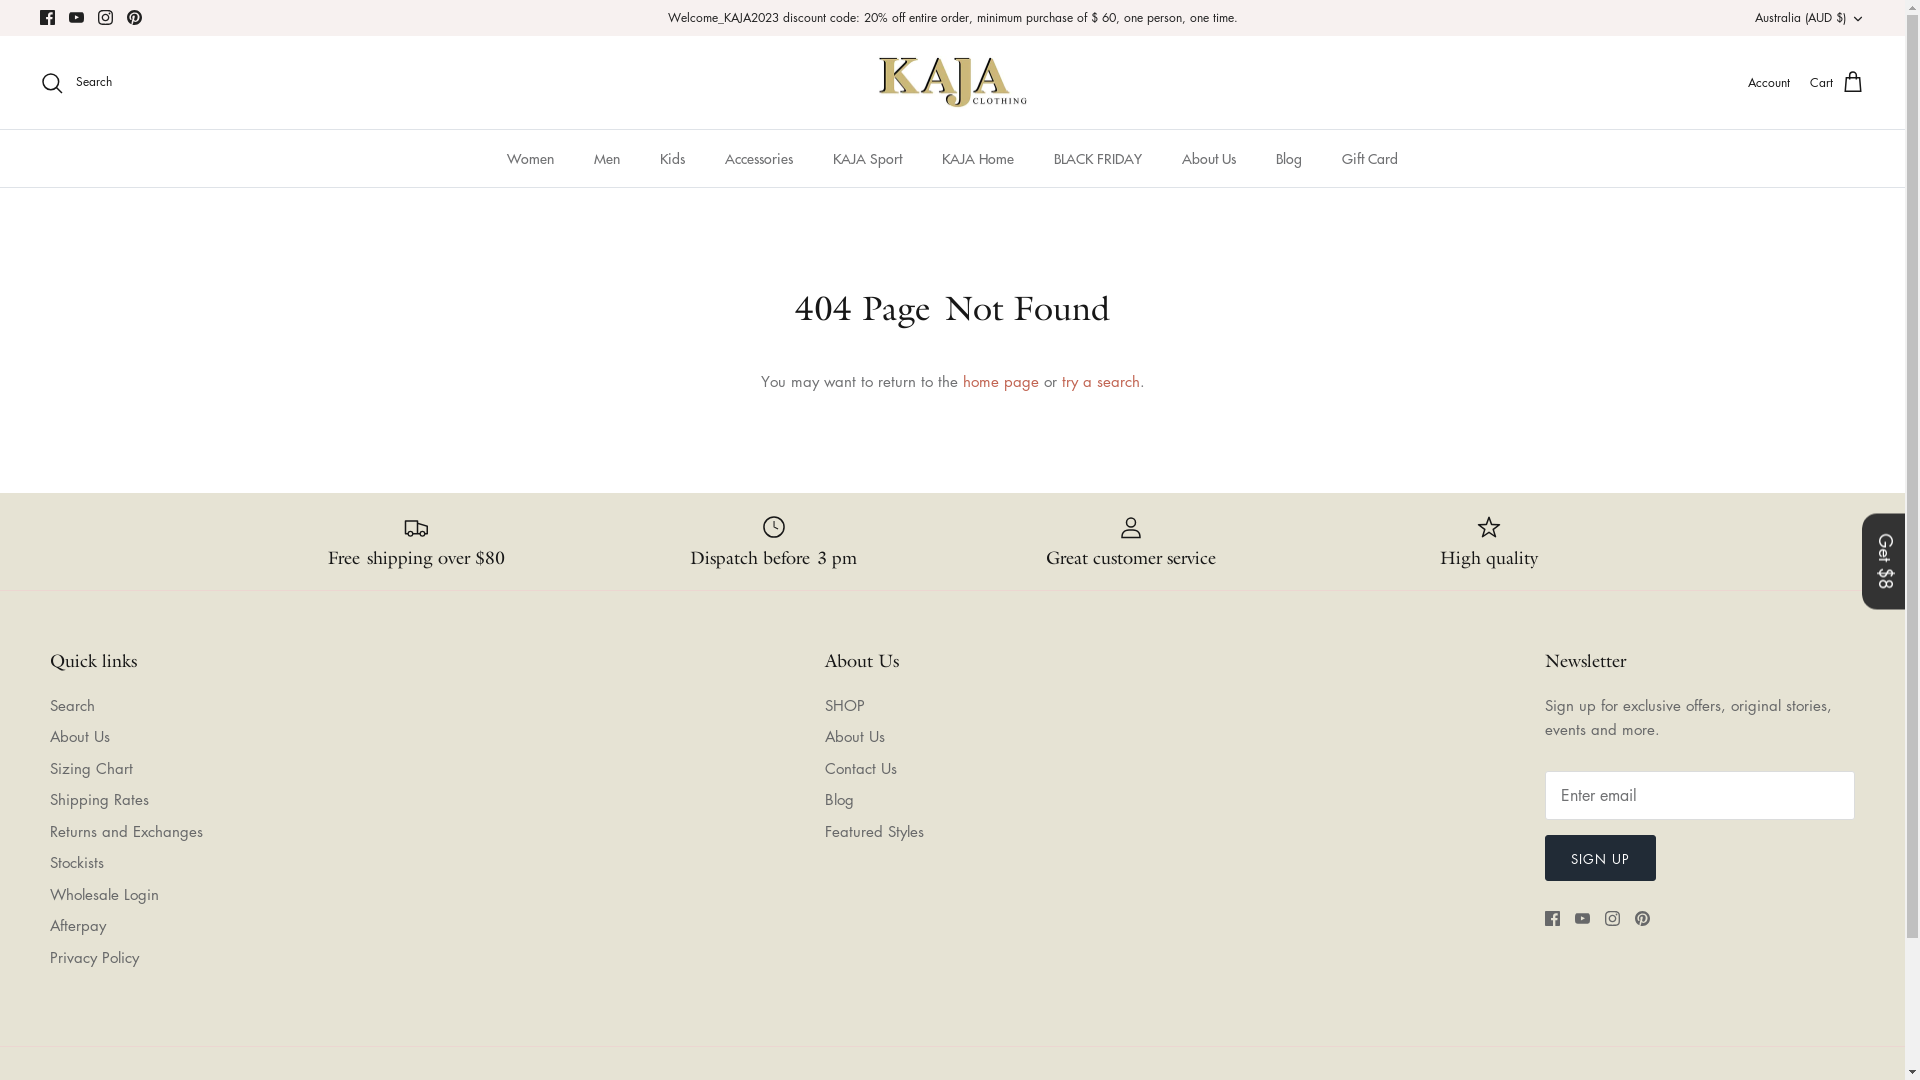 The width and height of the screenshot is (1920, 1080). What do you see at coordinates (1769, 81) in the screenshot?
I see `'Account'` at bounding box center [1769, 81].